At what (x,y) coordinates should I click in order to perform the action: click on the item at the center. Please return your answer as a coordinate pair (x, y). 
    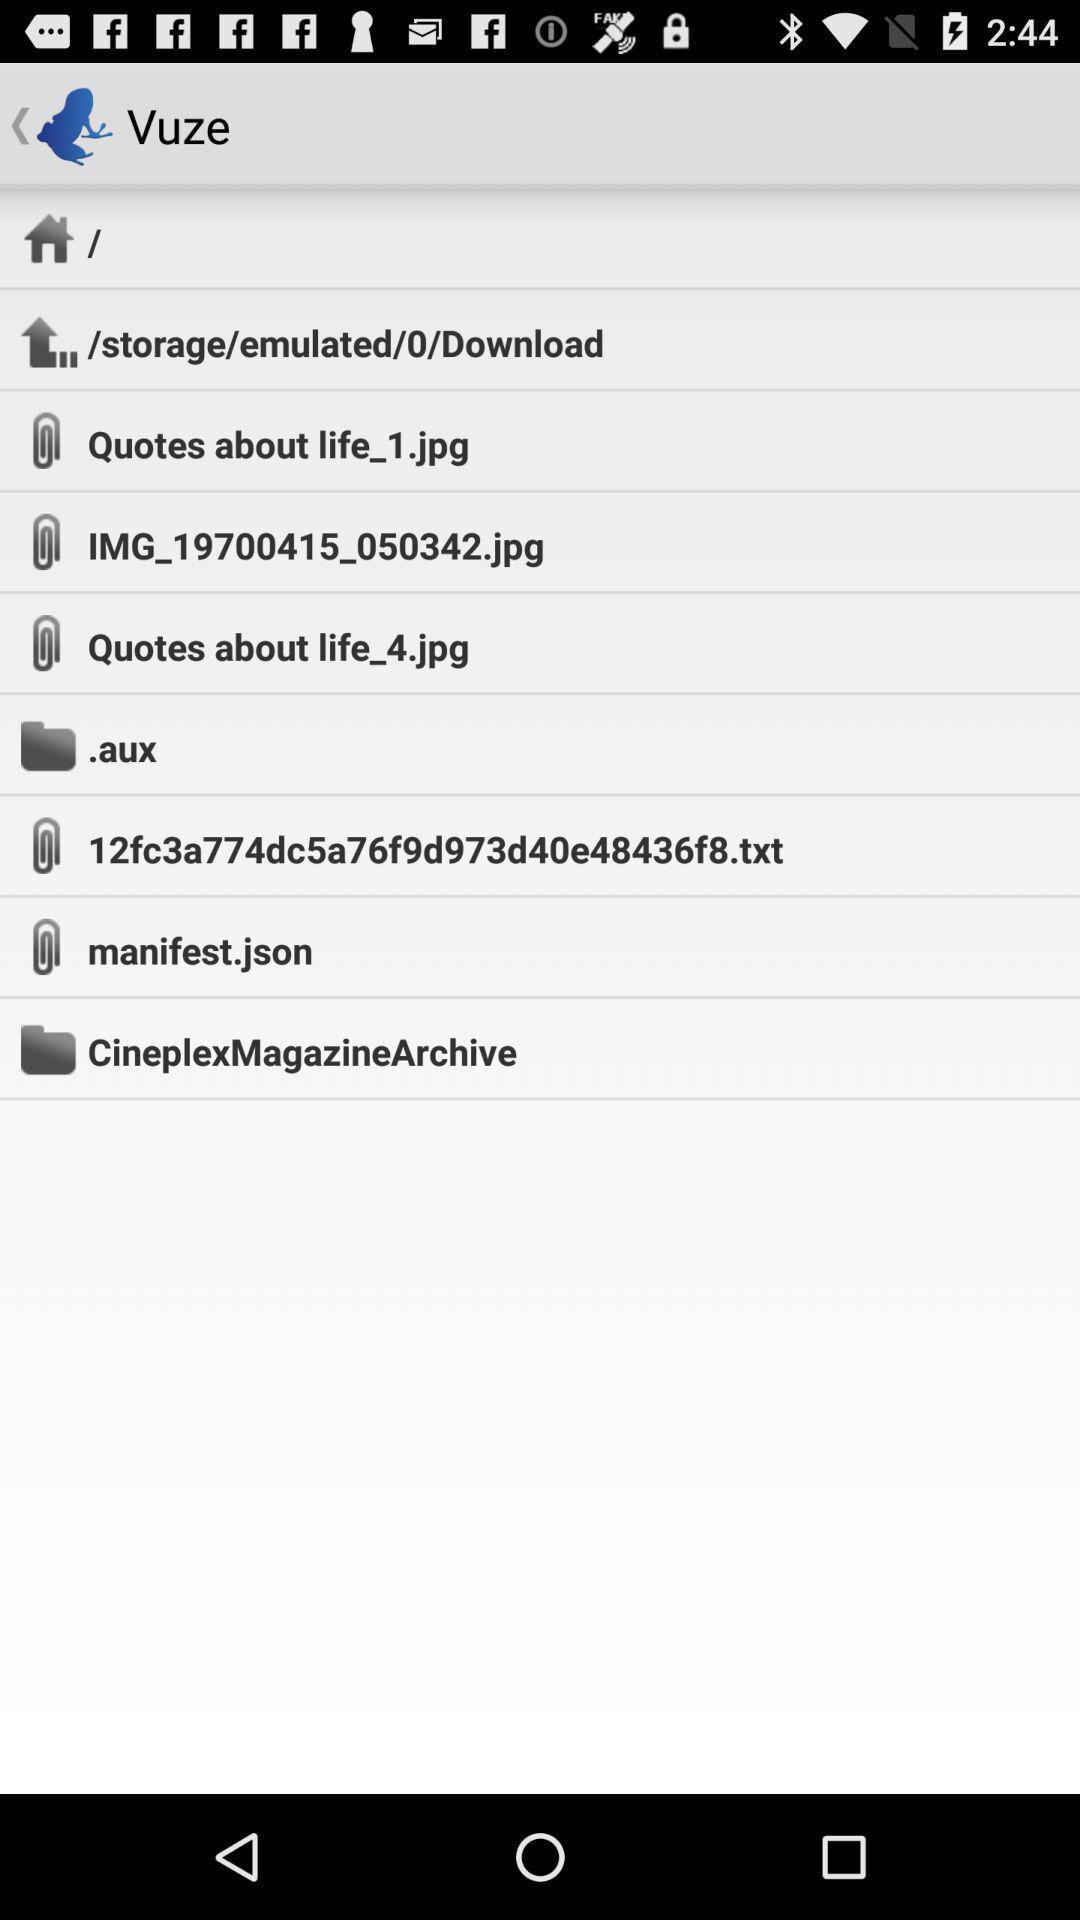
    Looking at the image, I should click on (434, 849).